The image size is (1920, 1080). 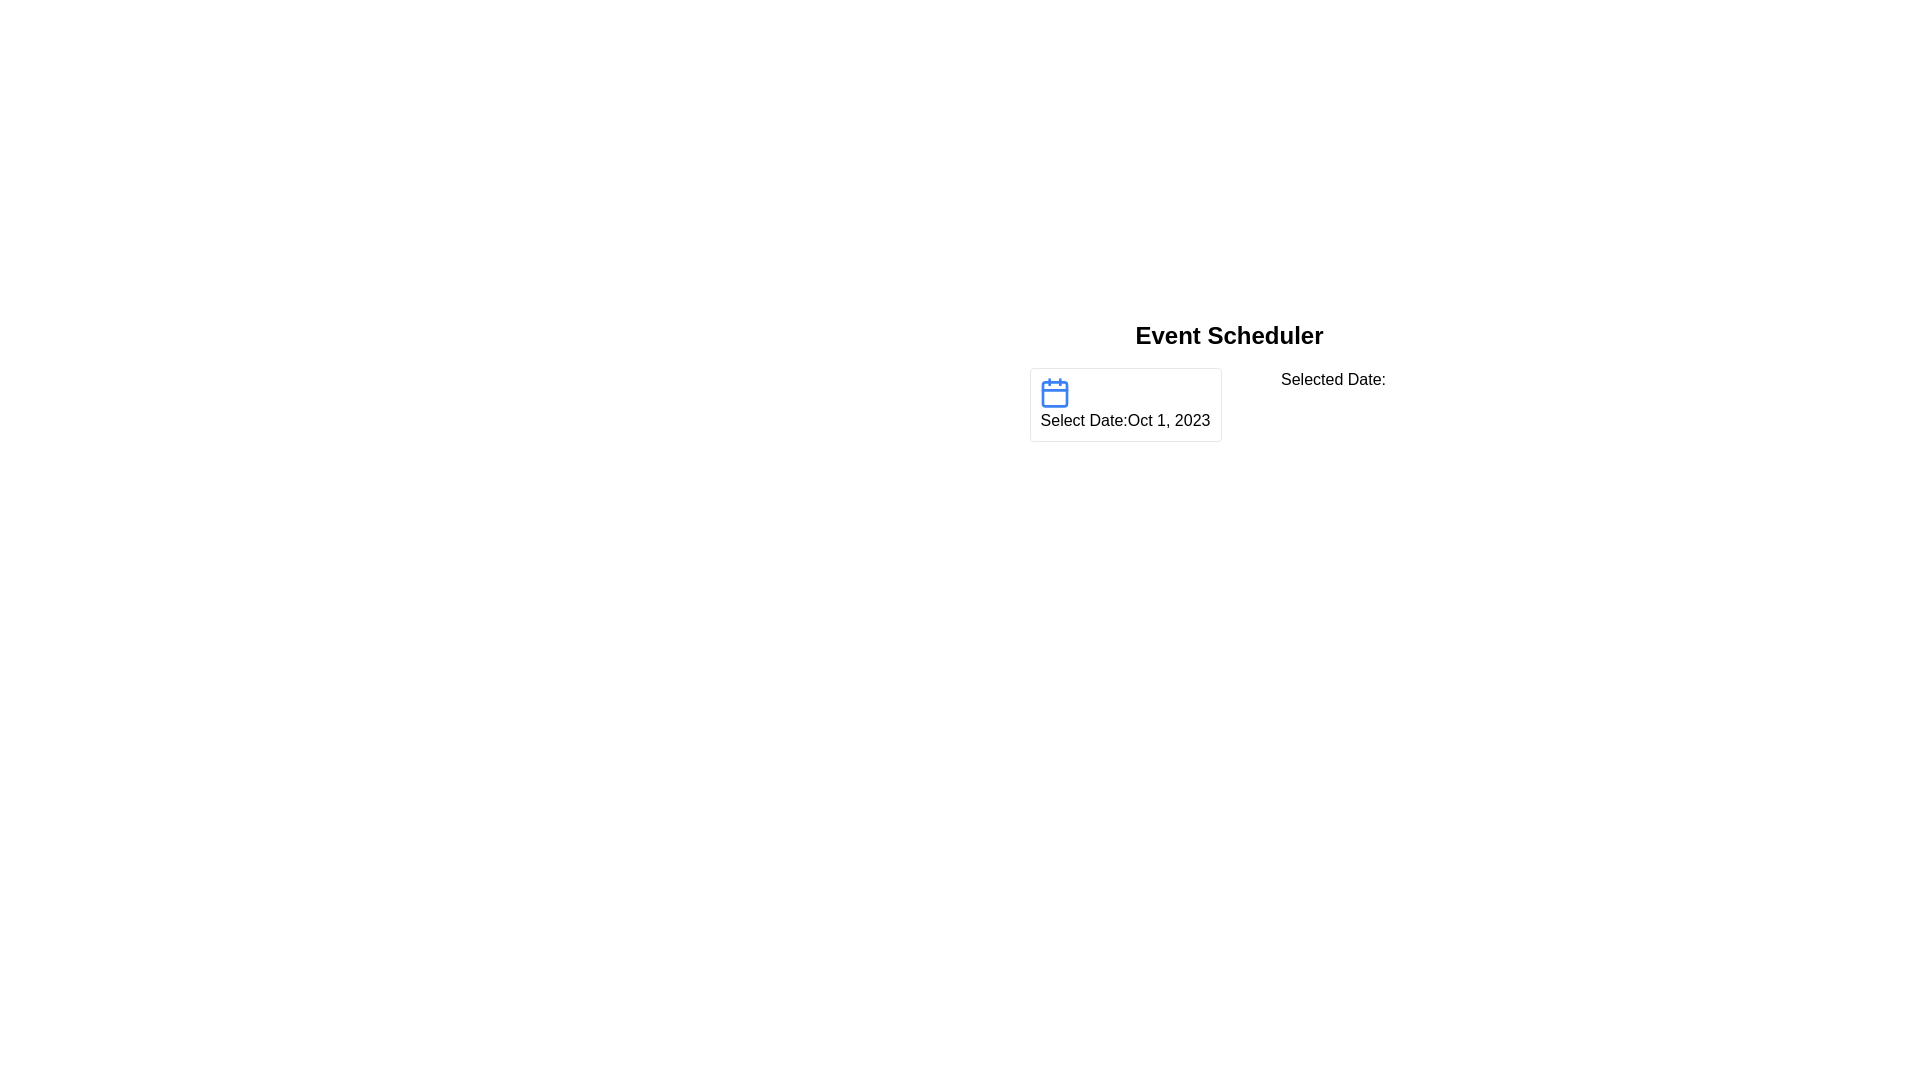 I want to click on Text Label that provides context or description about the selected date, located towards the right and aligned with the date selector widget, so click(x=1333, y=379).